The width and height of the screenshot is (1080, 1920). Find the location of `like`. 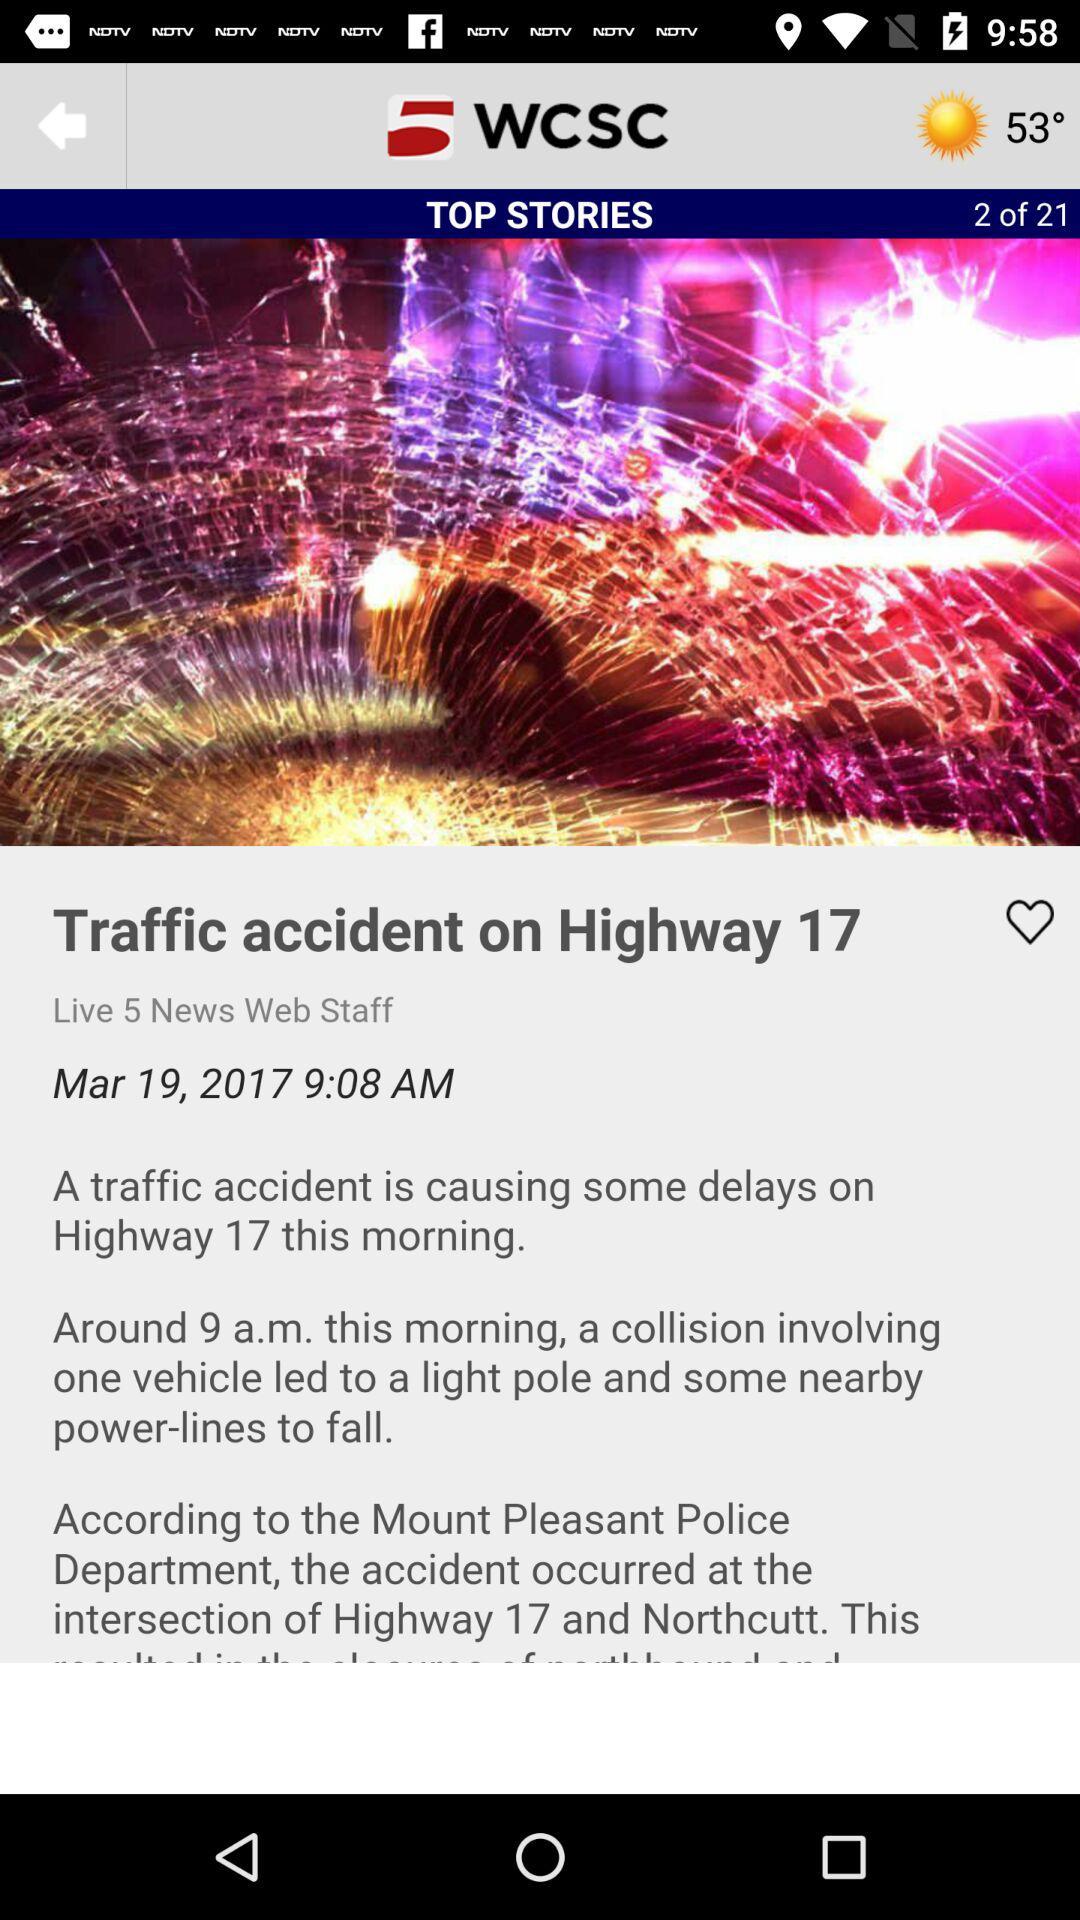

like is located at coordinates (1017, 921).